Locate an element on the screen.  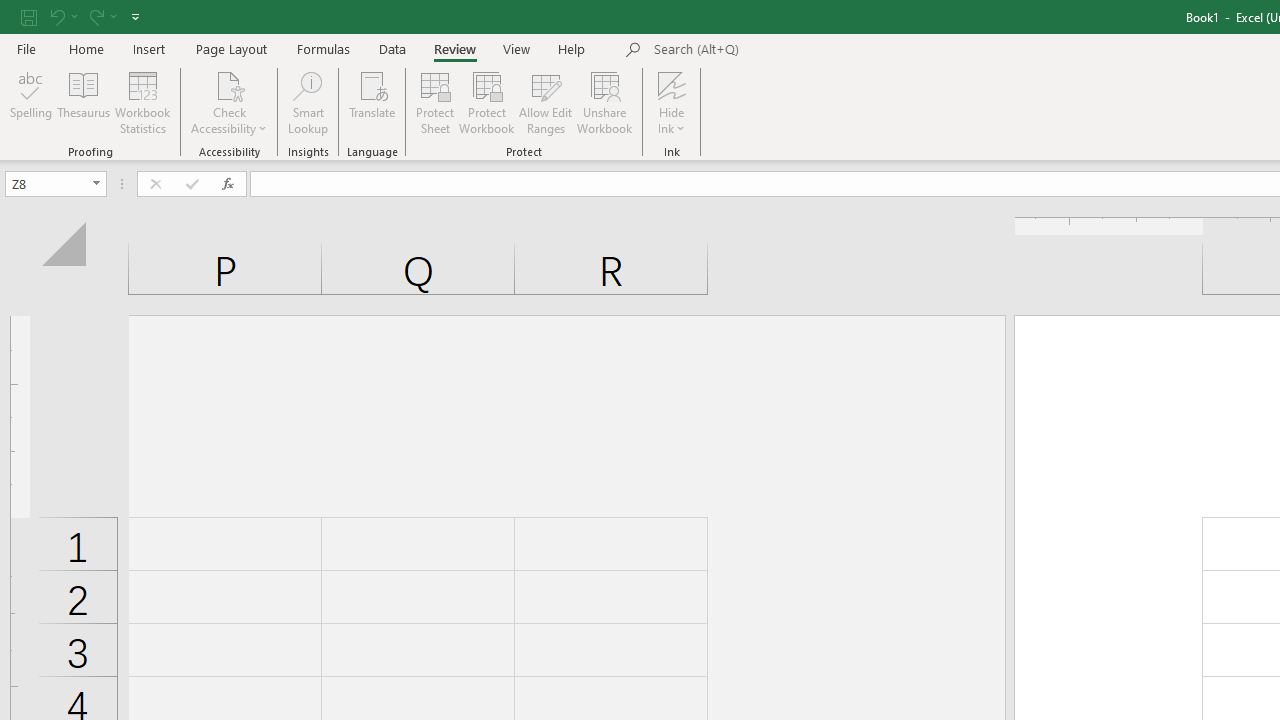
'Home' is located at coordinates (85, 48).